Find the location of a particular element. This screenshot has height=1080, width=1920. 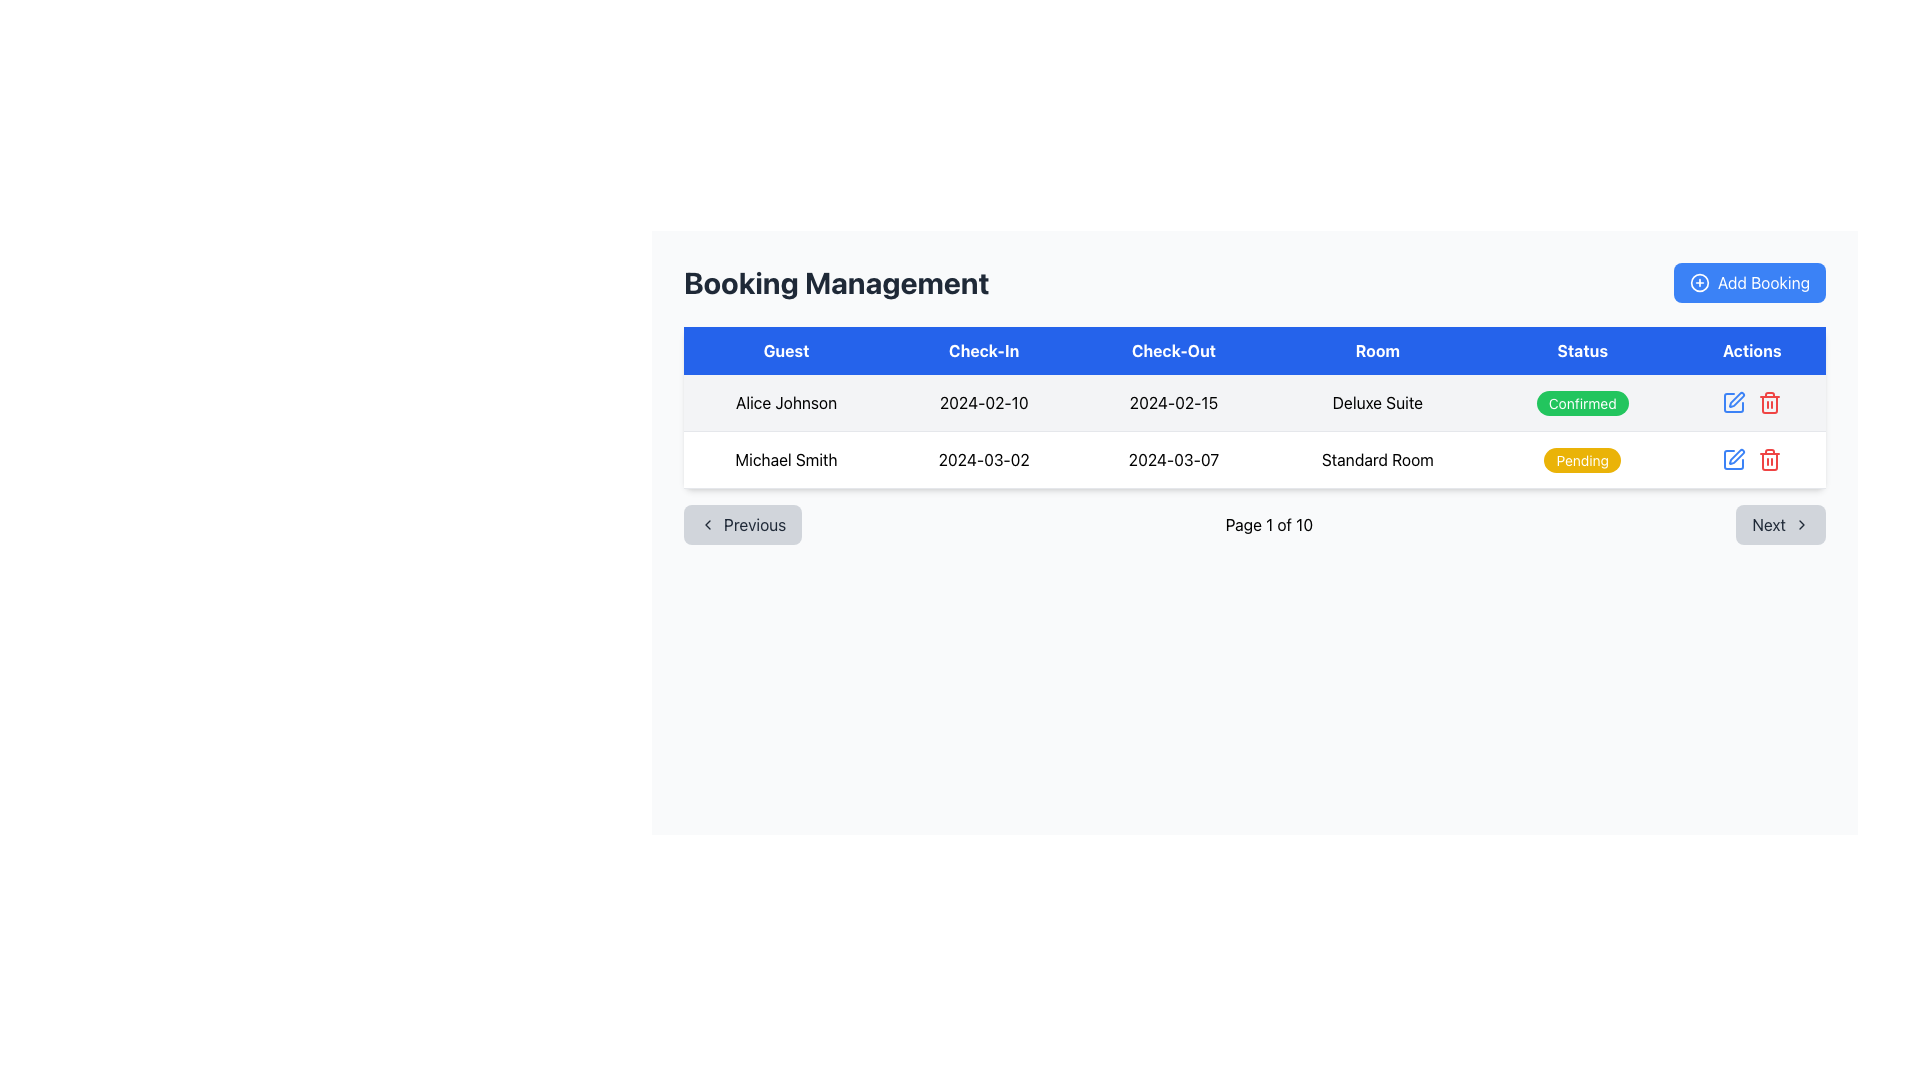

the button located at the bottom-left of the pagination controls is located at coordinates (742, 523).